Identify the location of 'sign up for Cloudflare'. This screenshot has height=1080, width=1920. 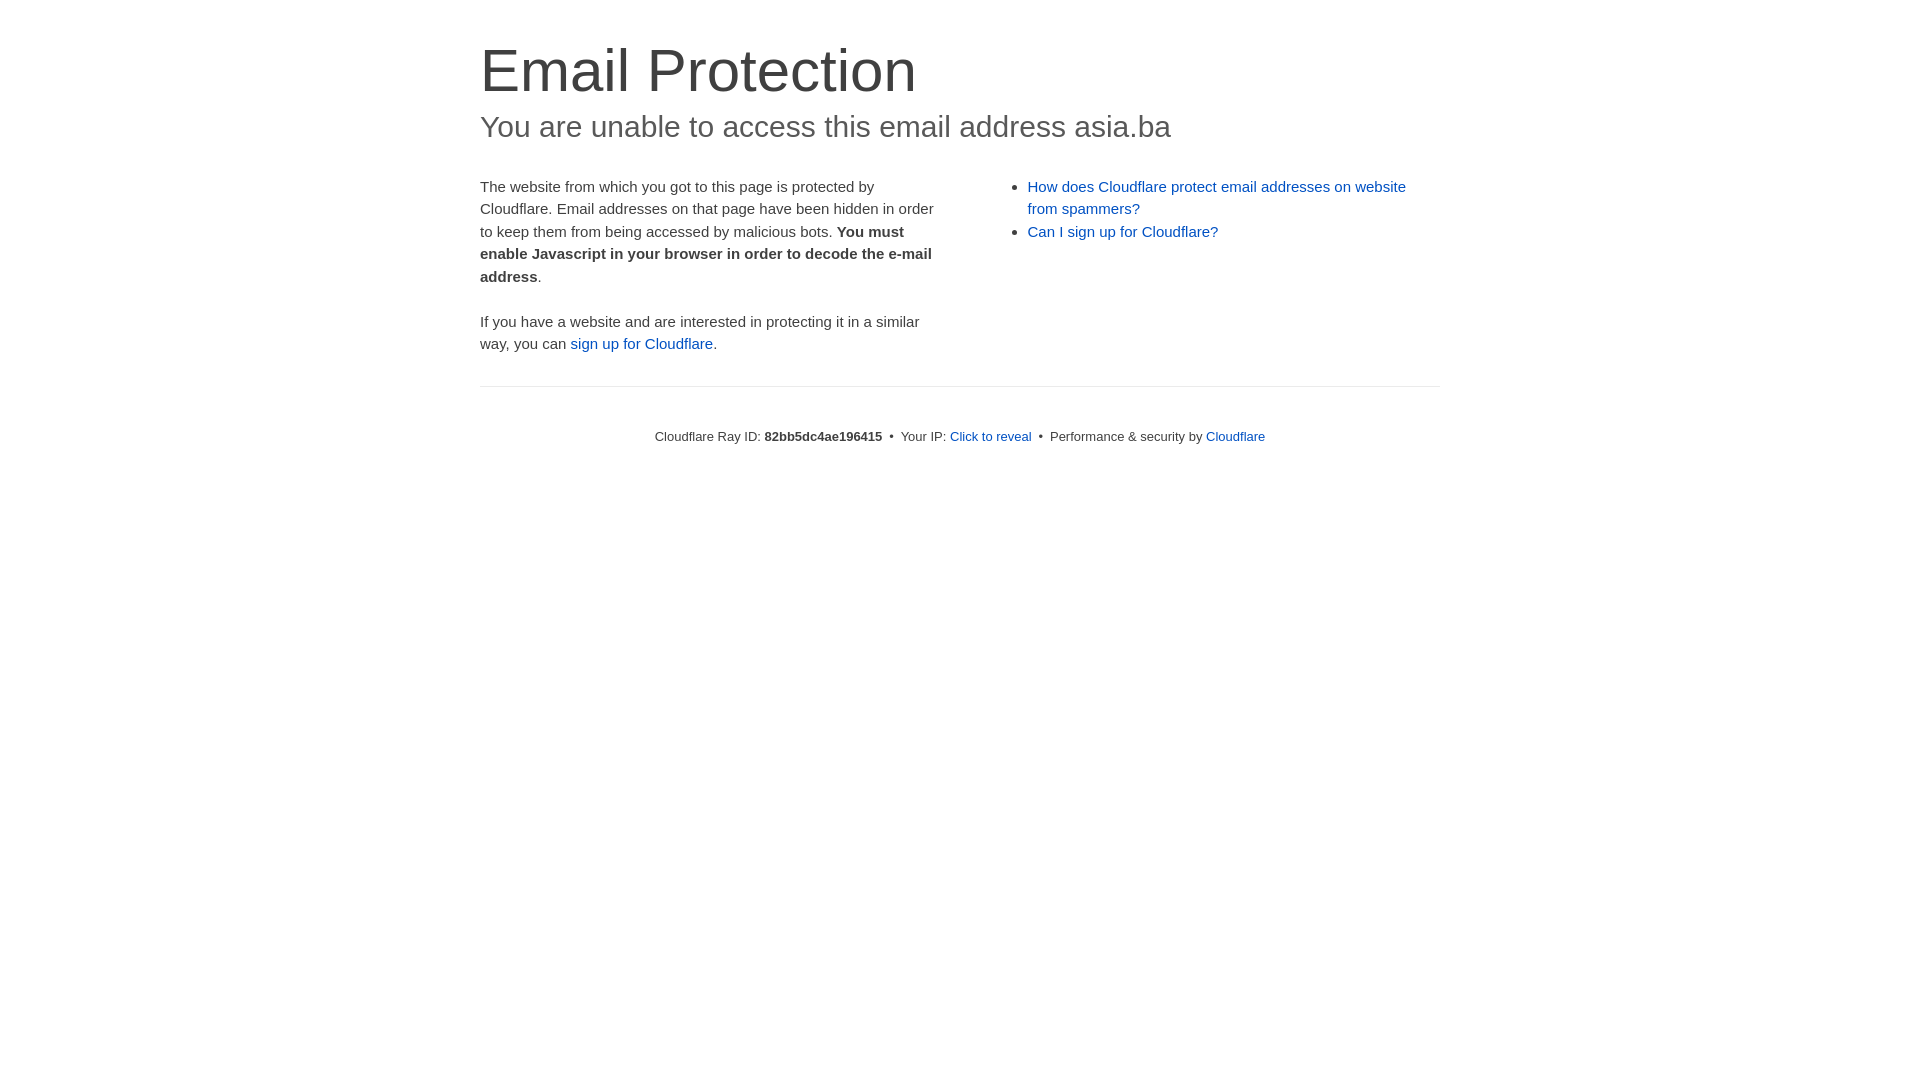
(642, 342).